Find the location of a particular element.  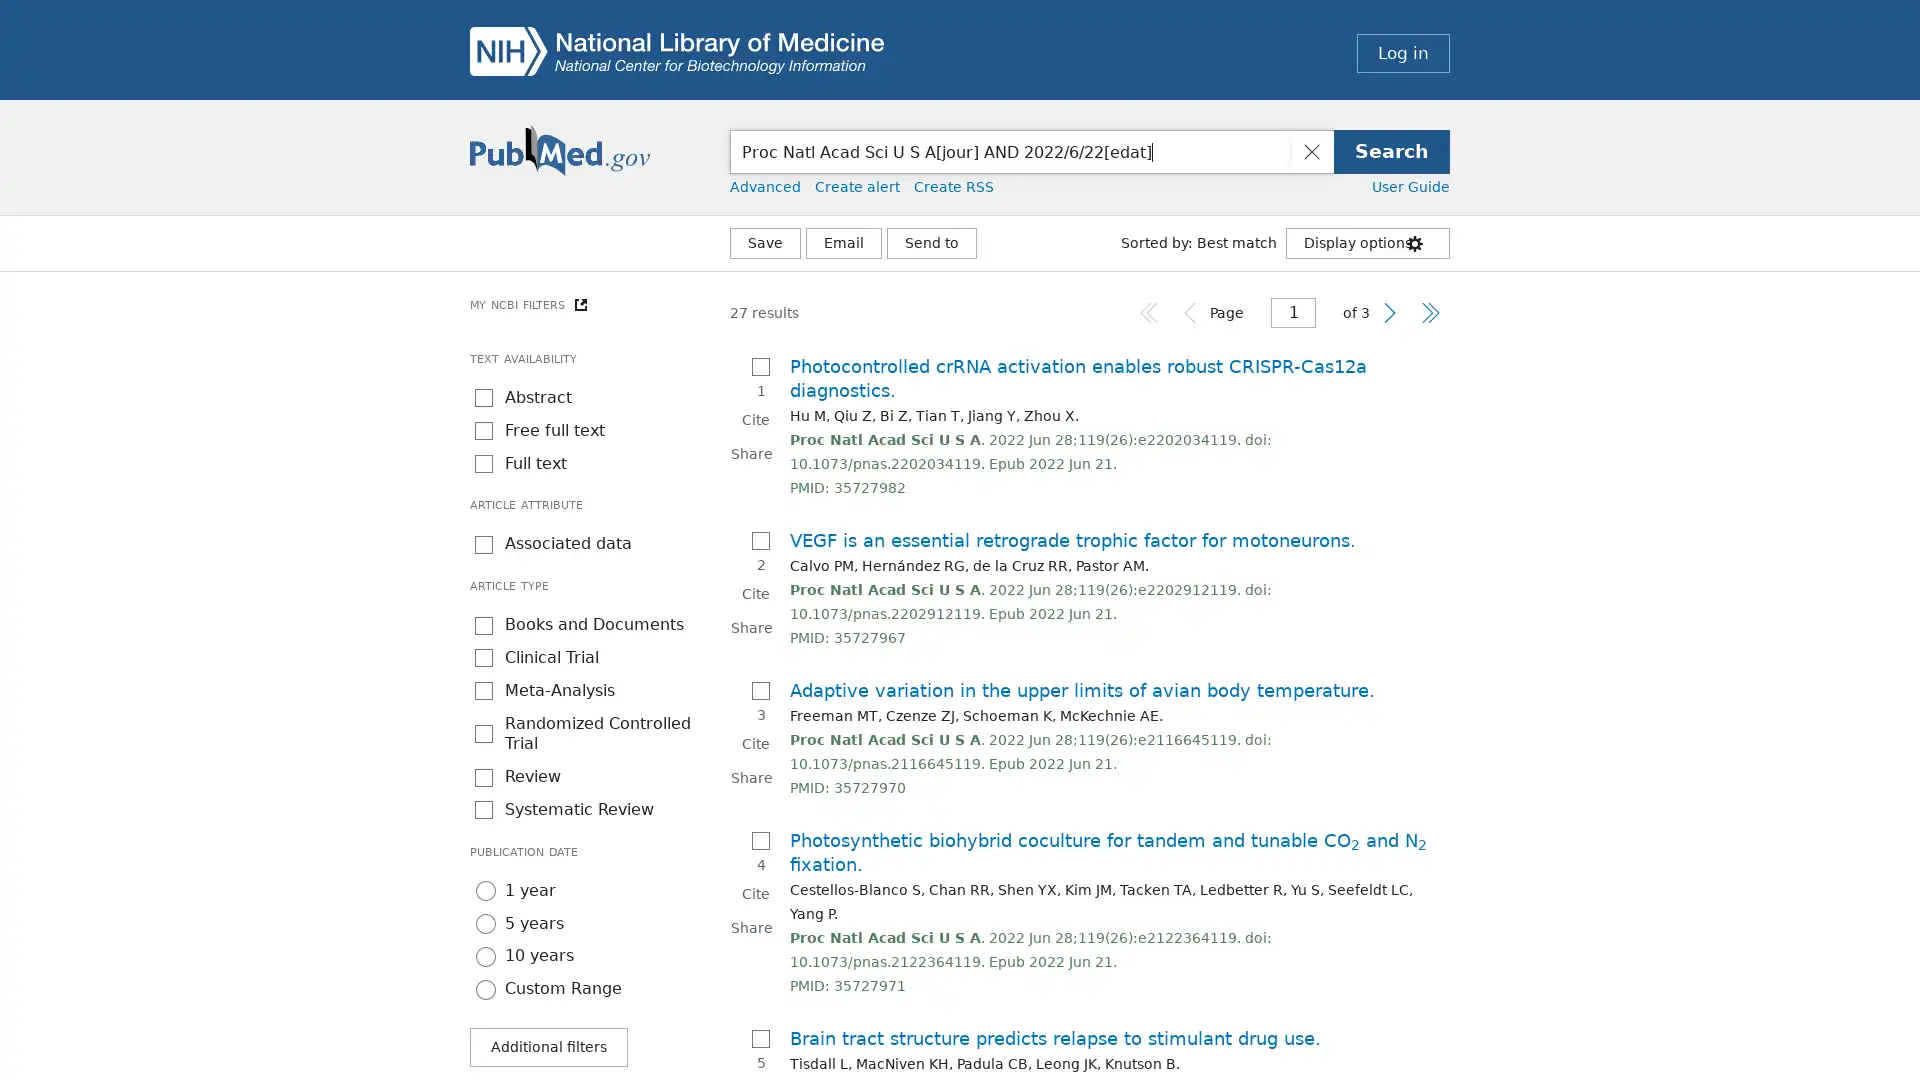

Email is located at coordinates (844, 242).